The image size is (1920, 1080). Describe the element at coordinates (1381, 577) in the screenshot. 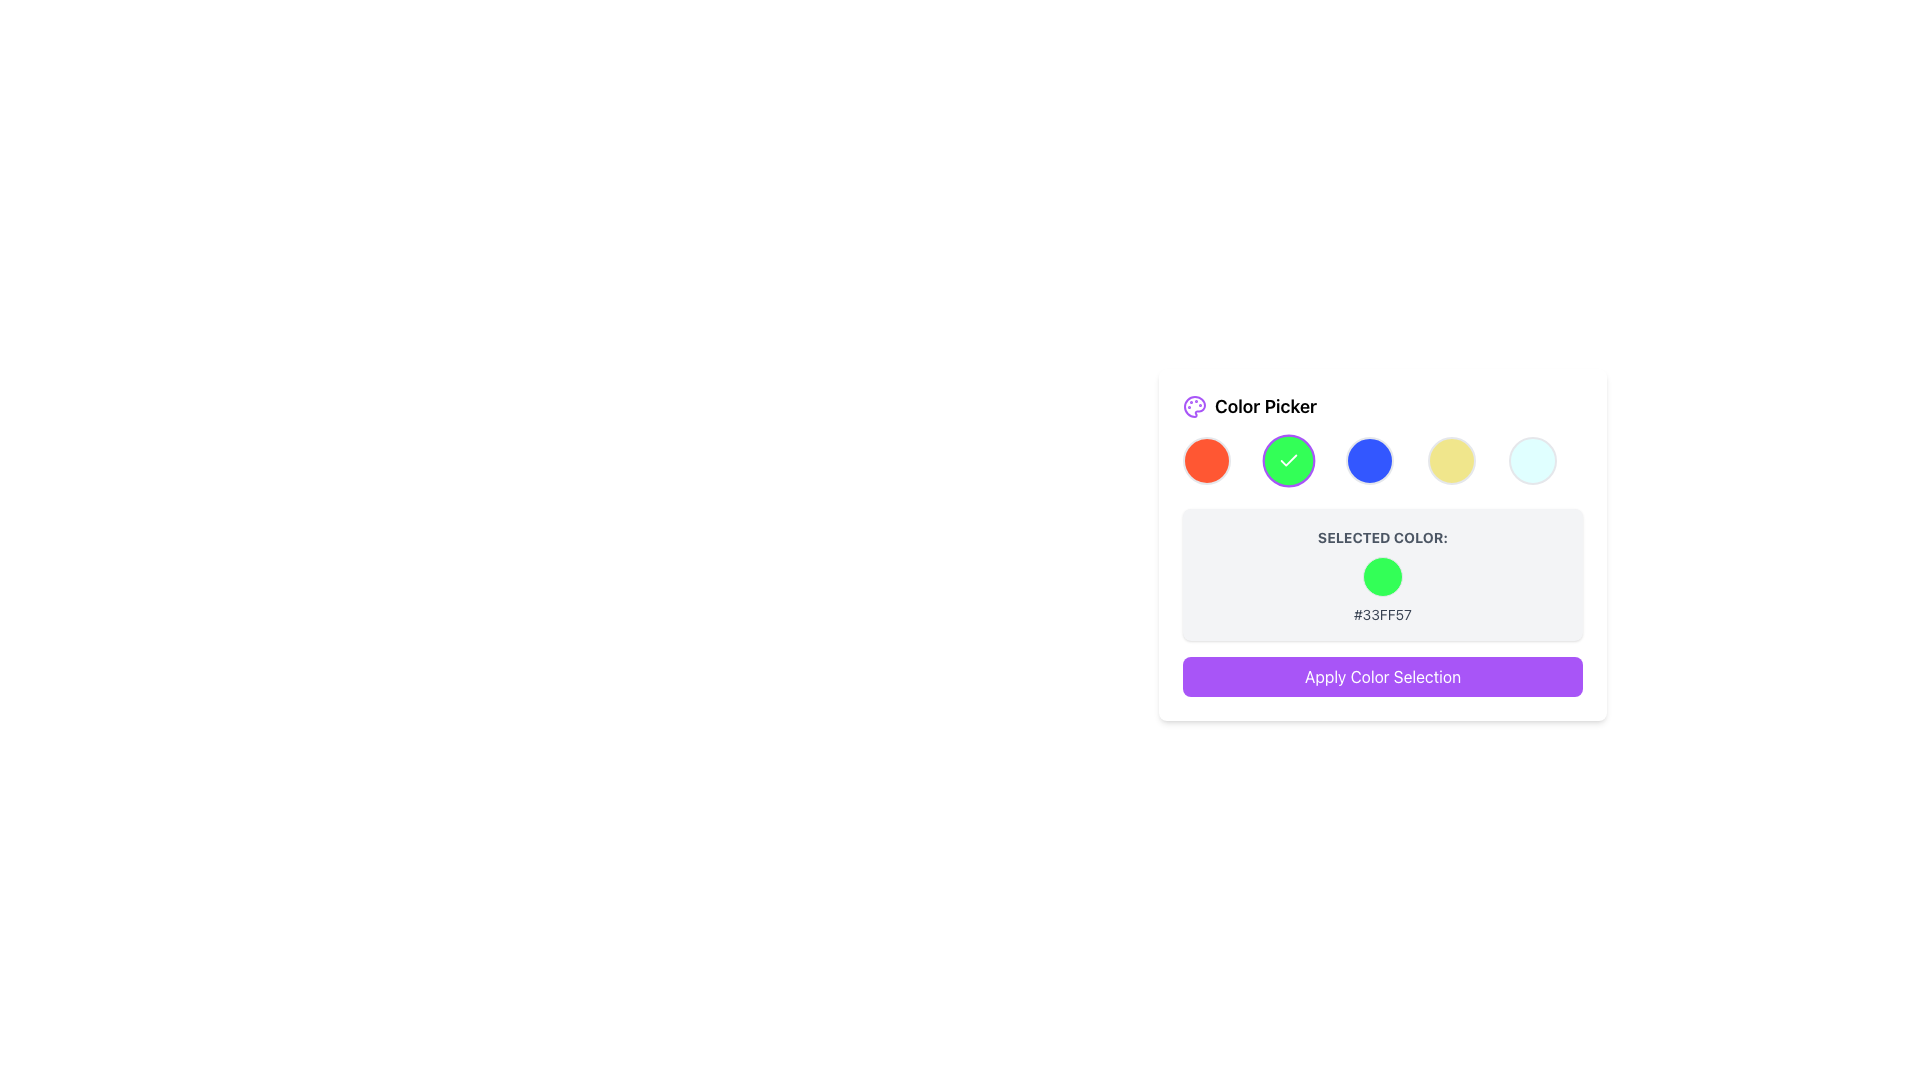

I see `the color of the circular Color Sample Indicator, which is bright green and located within the 'SELECTED COLOR:' section` at that location.